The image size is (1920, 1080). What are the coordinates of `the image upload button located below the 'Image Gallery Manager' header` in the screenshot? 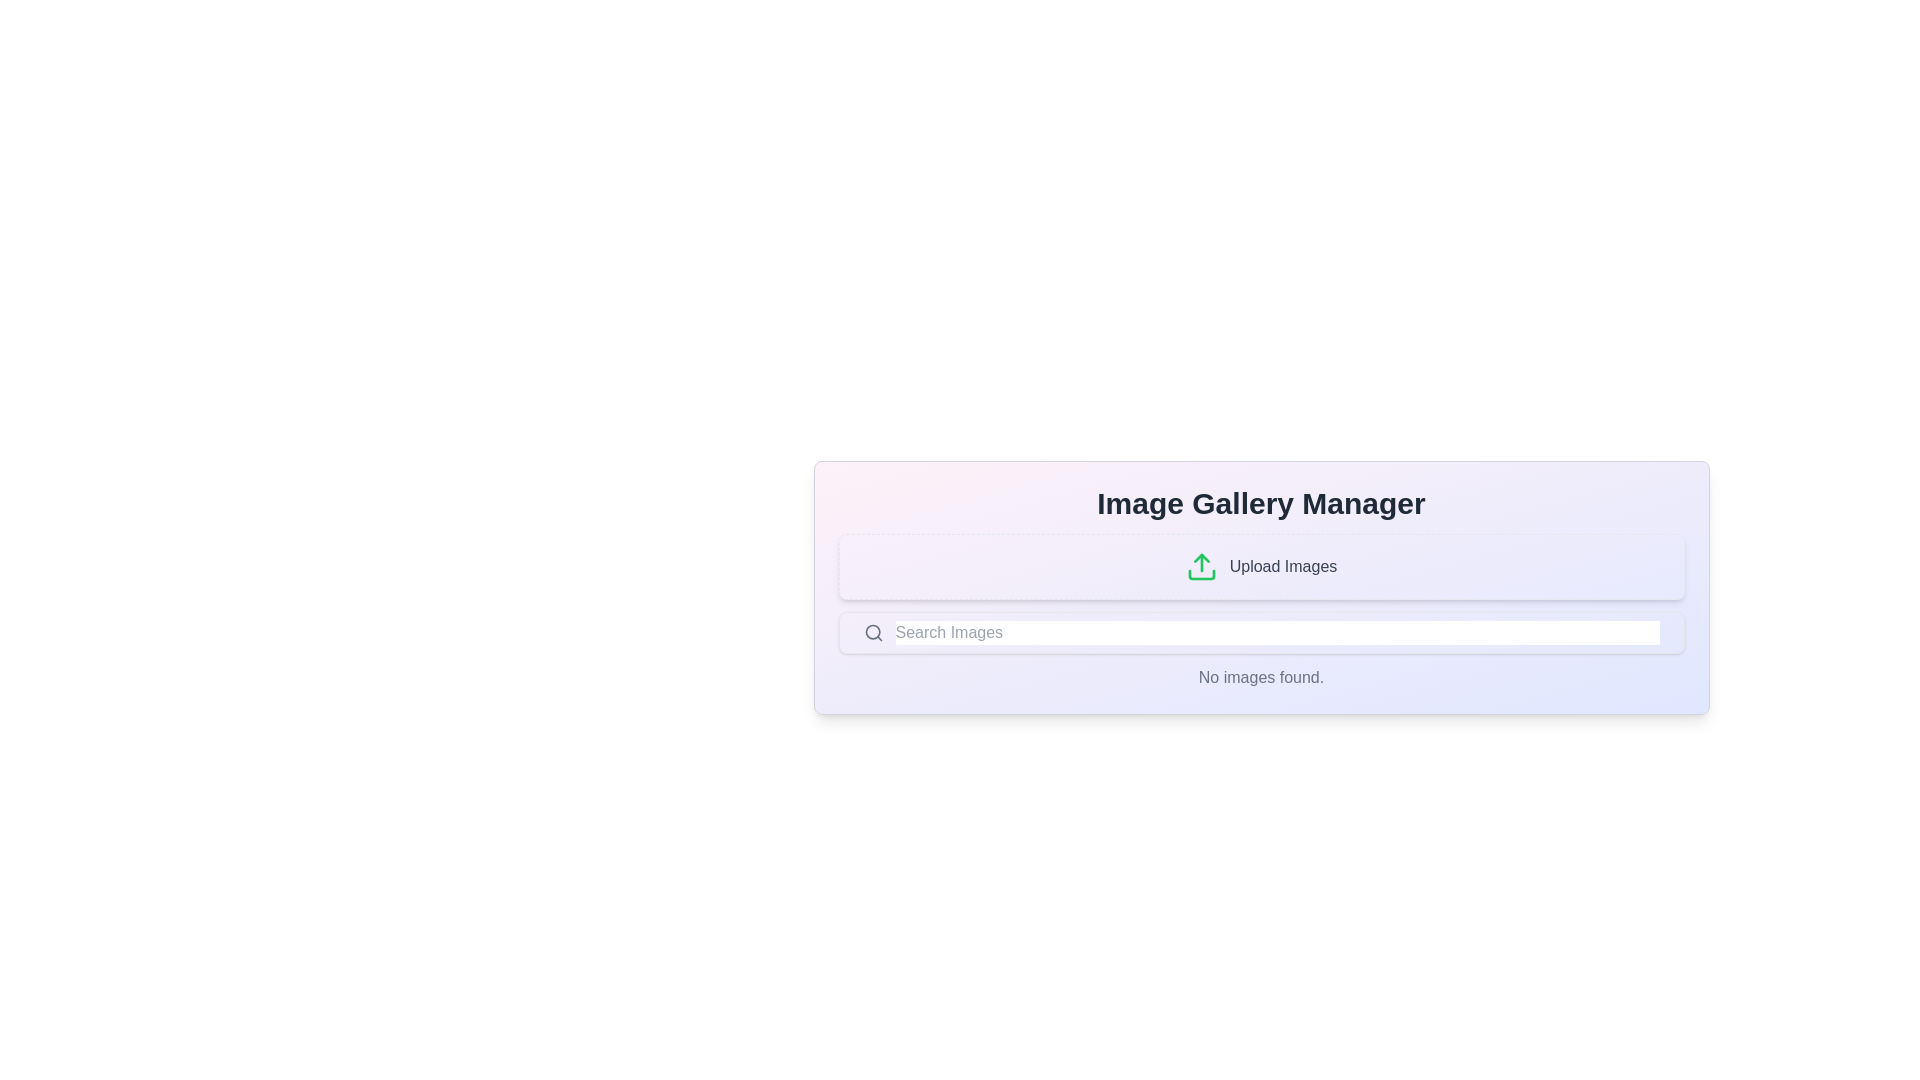 It's located at (1260, 567).